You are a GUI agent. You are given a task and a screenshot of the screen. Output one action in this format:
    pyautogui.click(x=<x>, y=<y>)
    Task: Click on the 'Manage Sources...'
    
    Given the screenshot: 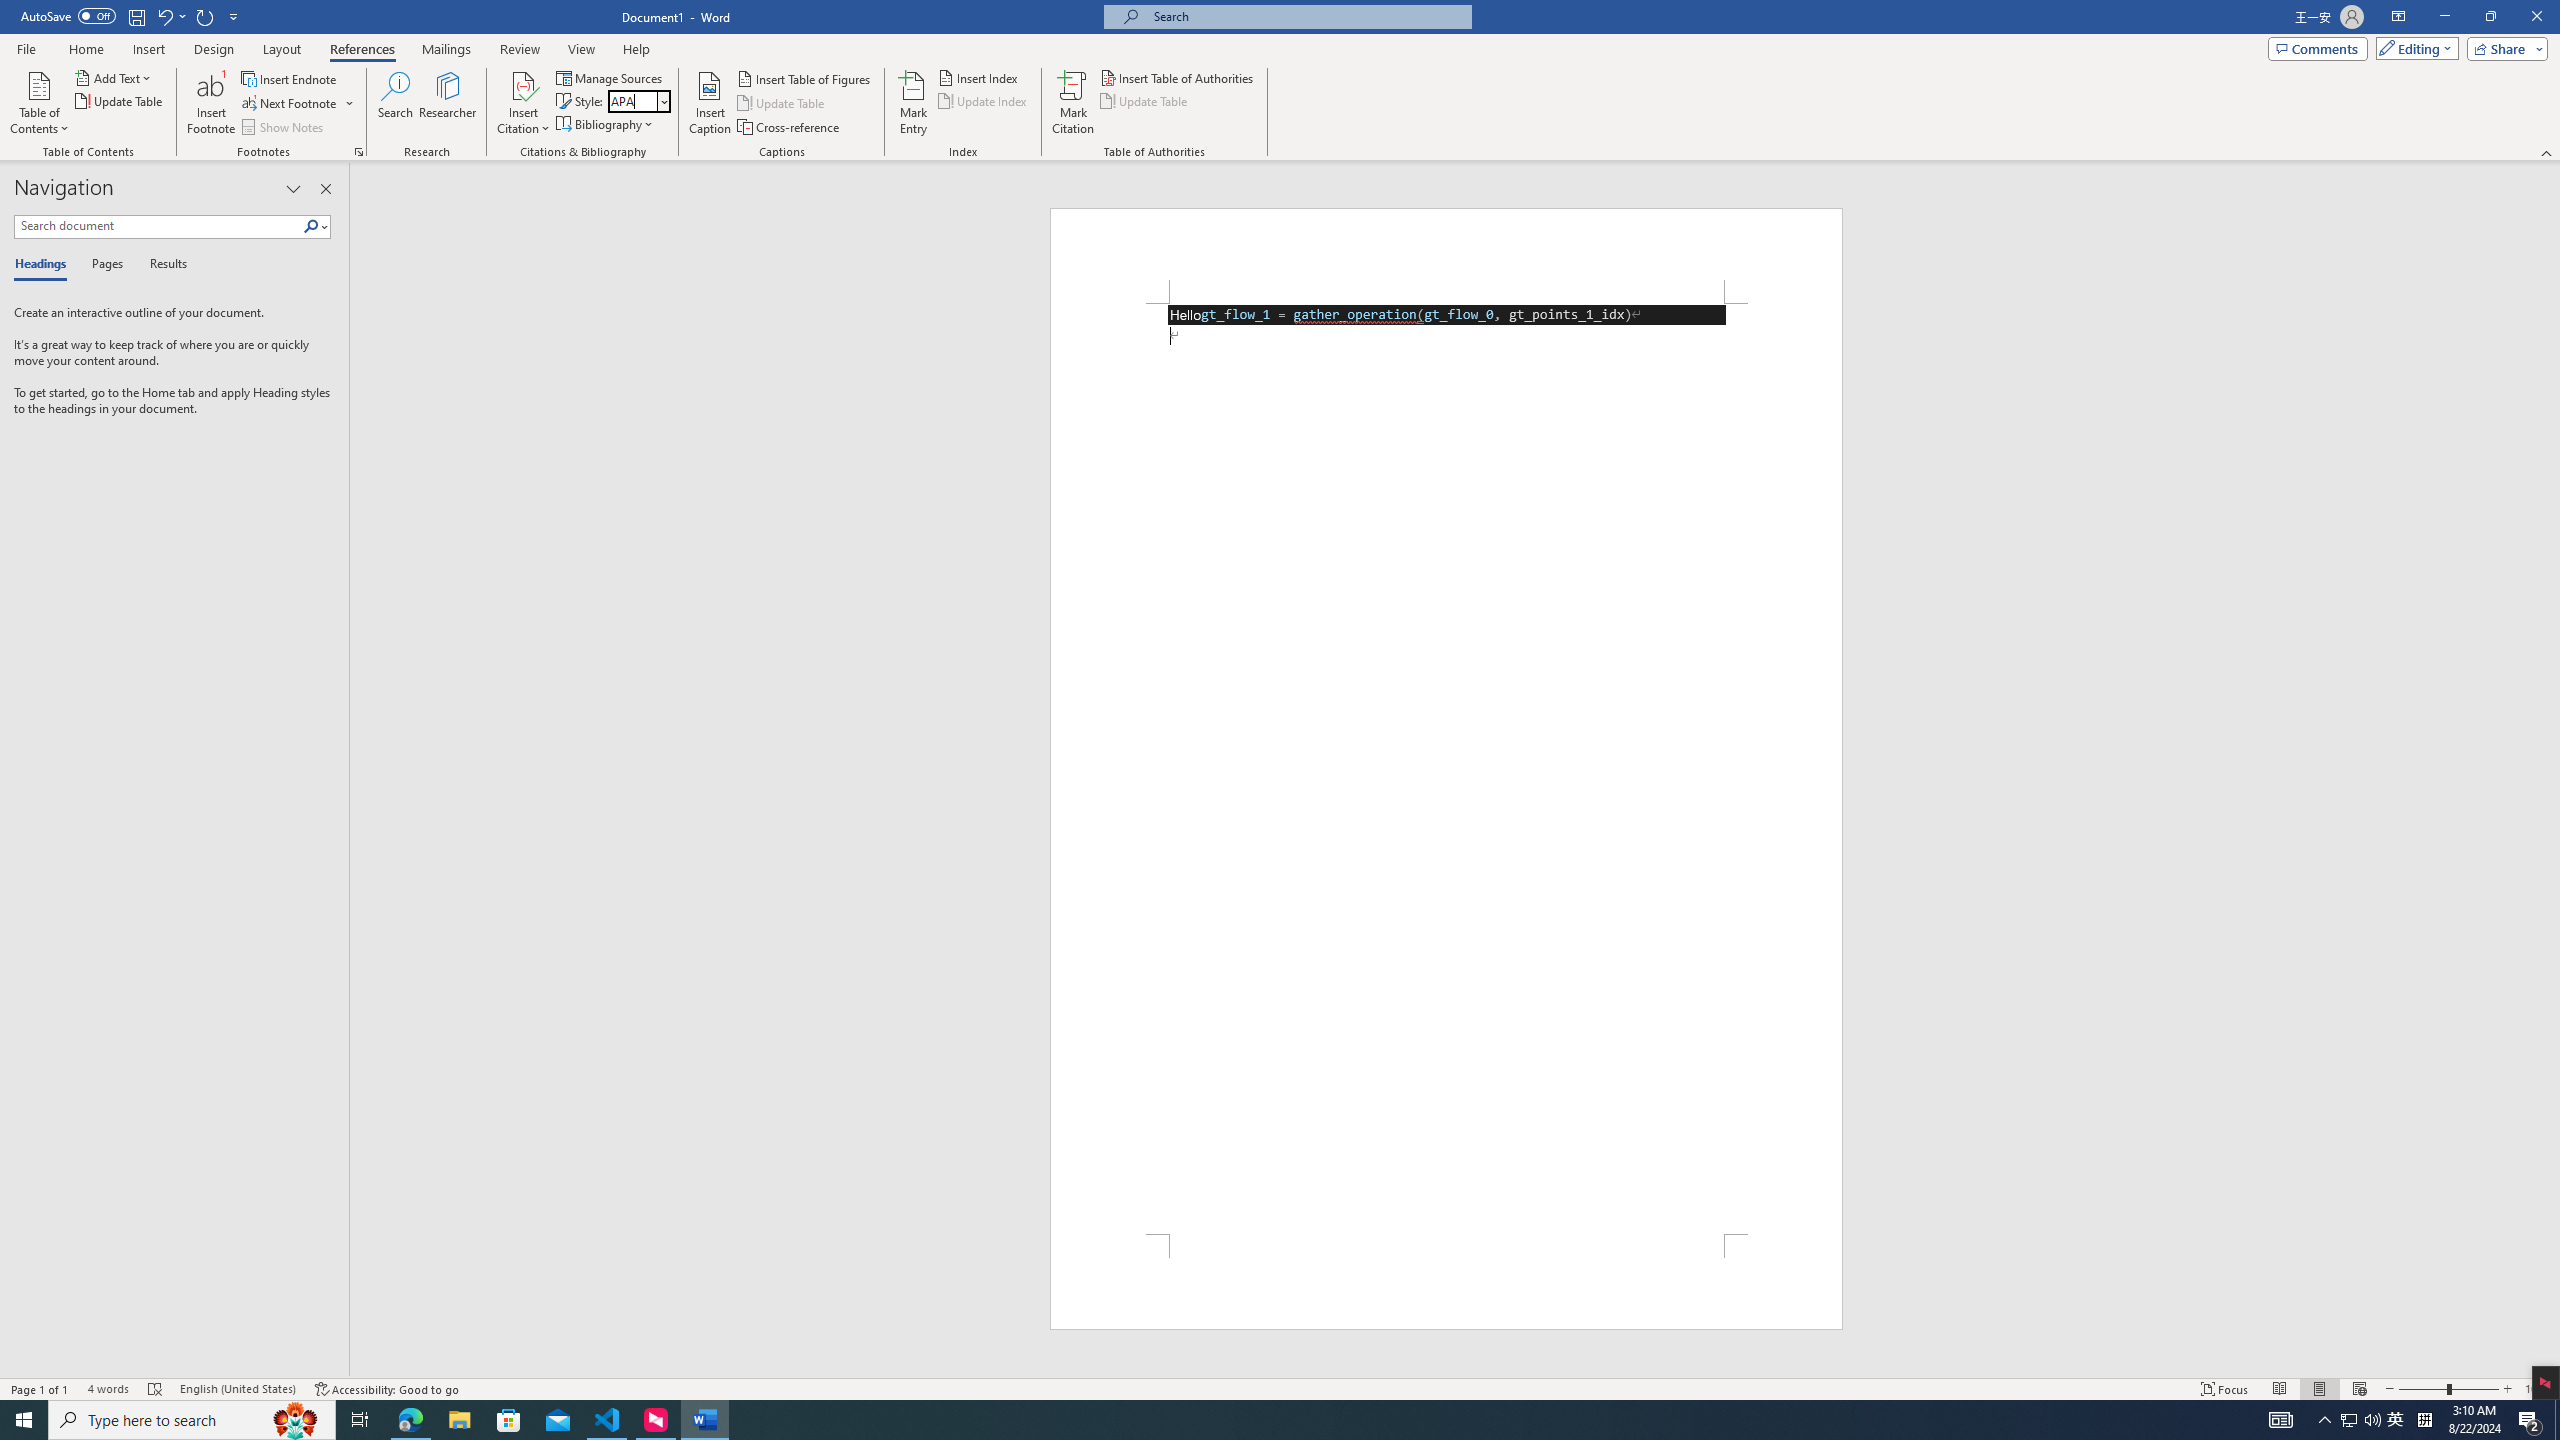 What is the action you would take?
    pyautogui.click(x=610, y=77)
    